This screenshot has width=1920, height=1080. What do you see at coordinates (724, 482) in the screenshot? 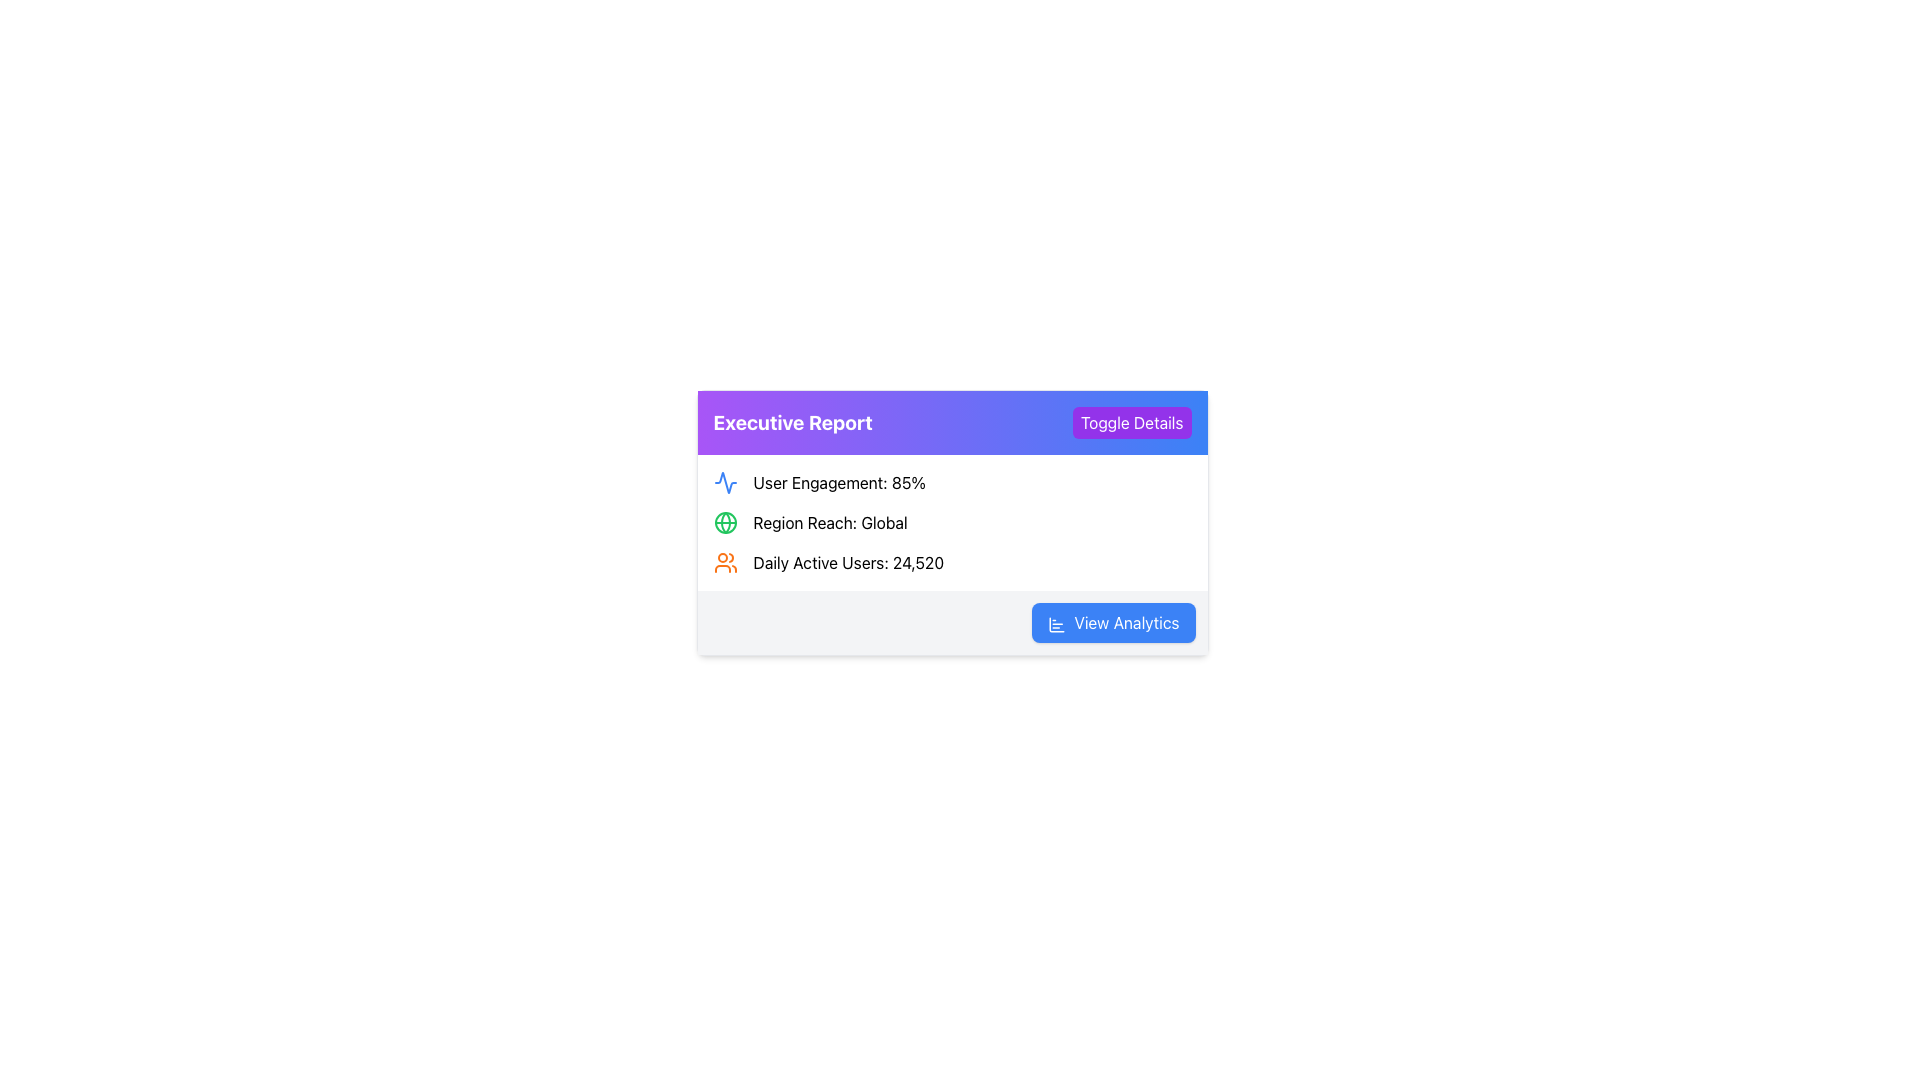
I see `the SVG icon resembling a stylized activity or wave graph located in the top-left area of the content panel under the 'Executive Report' header` at bounding box center [724, 482].